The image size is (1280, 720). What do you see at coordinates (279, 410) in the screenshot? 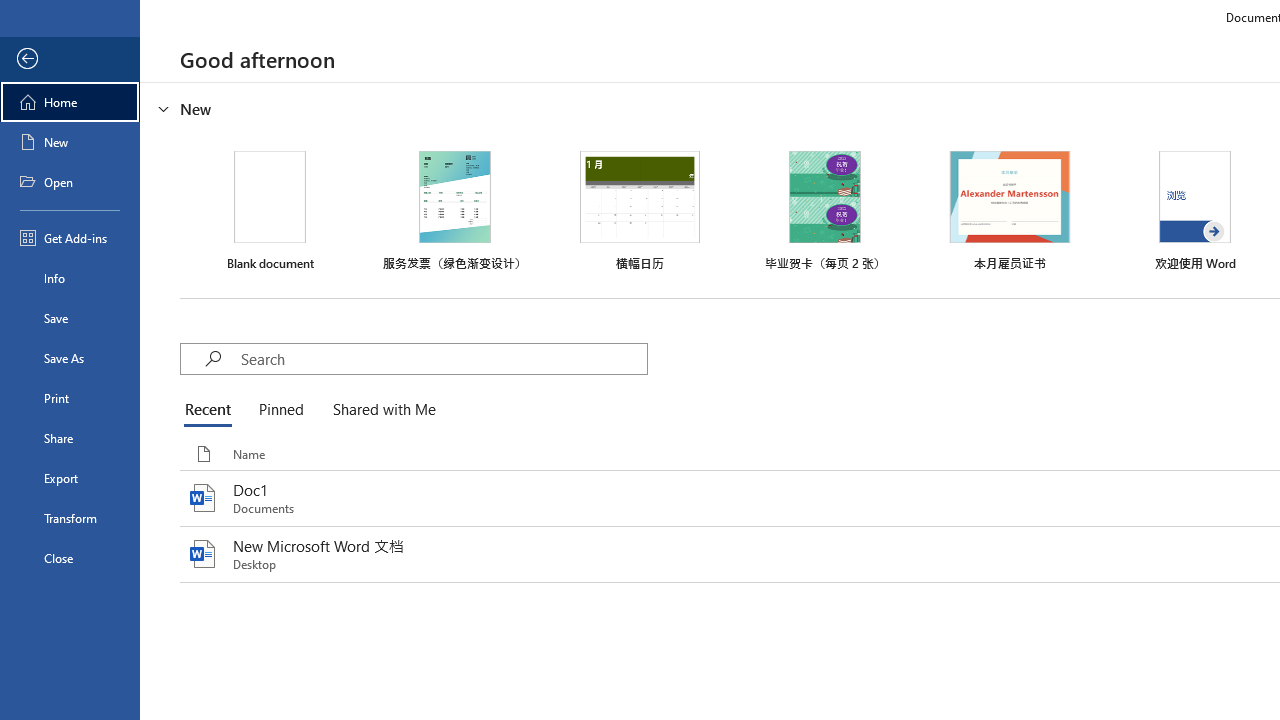
I see `'Pinned'` at bounding box center [279, 410].